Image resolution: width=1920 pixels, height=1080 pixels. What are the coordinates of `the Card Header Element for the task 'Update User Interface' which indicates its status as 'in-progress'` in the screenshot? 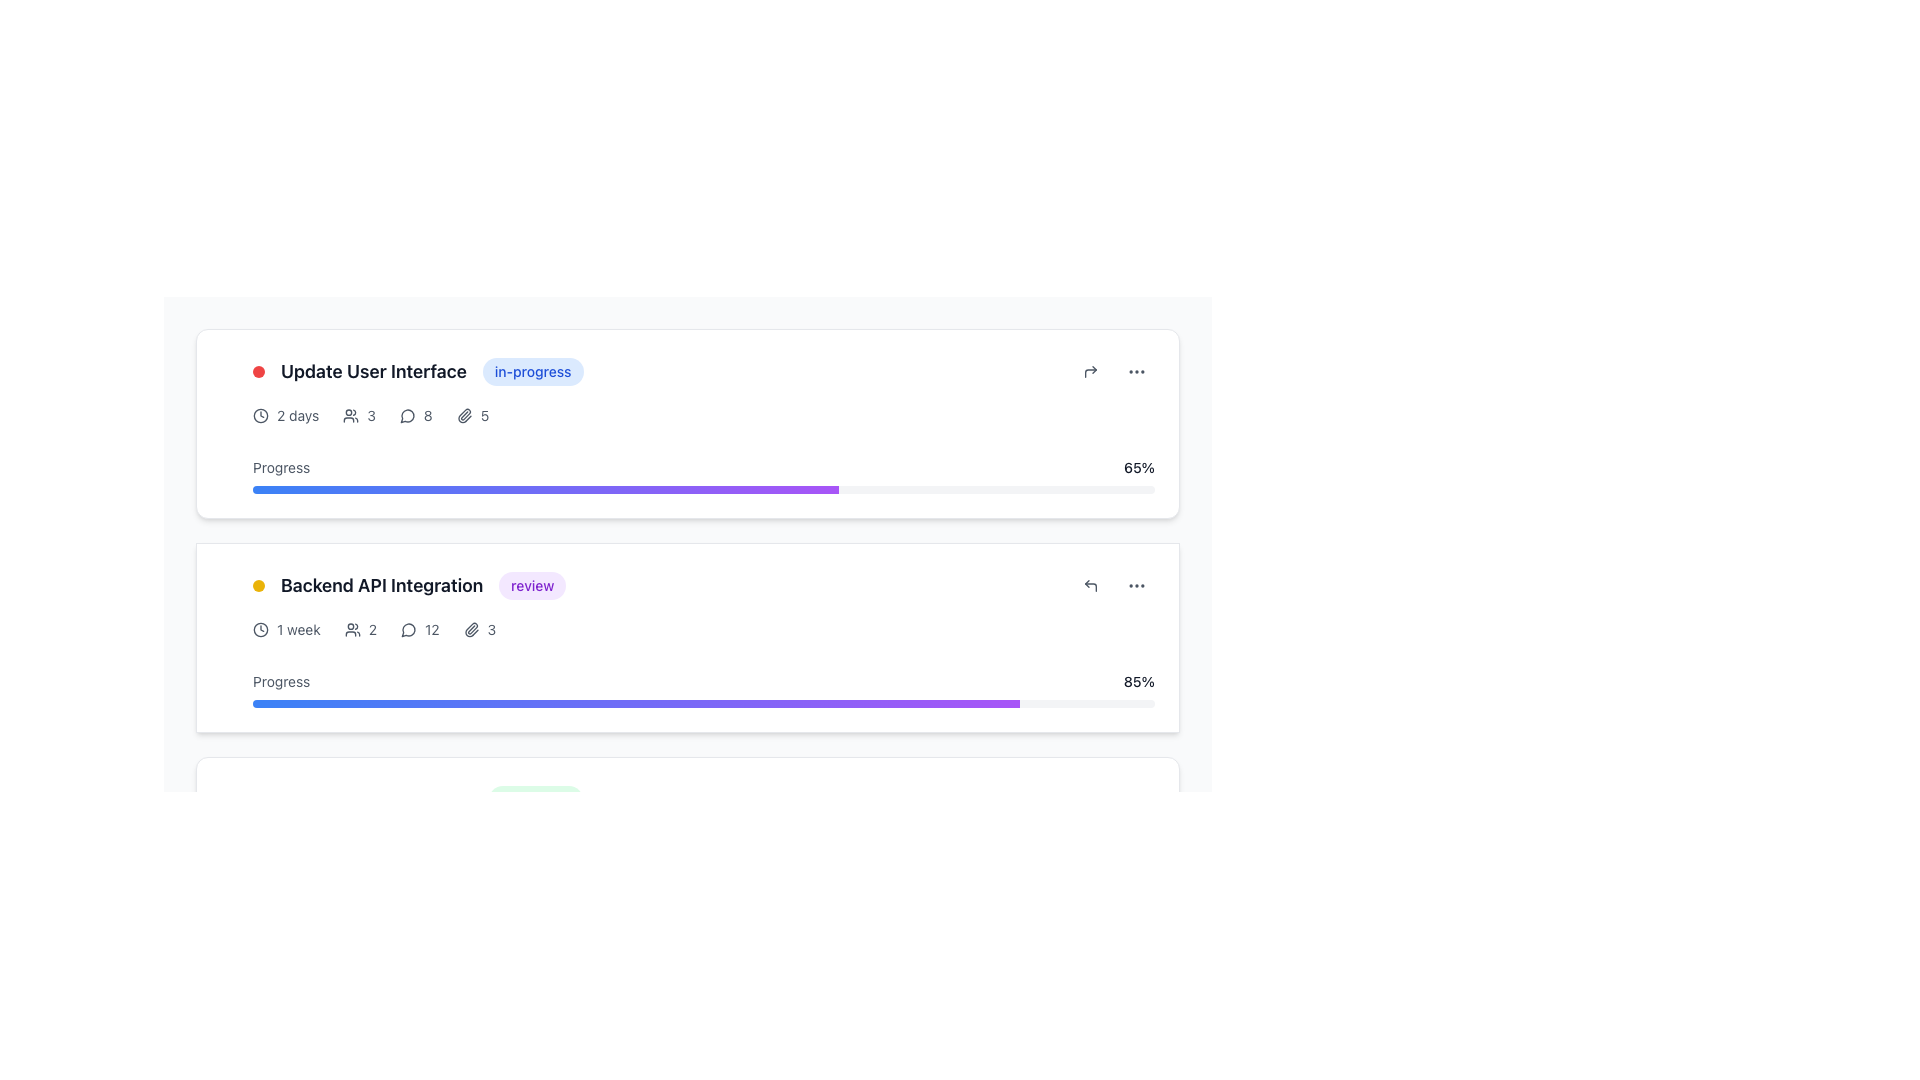 It's located at (417, 371).